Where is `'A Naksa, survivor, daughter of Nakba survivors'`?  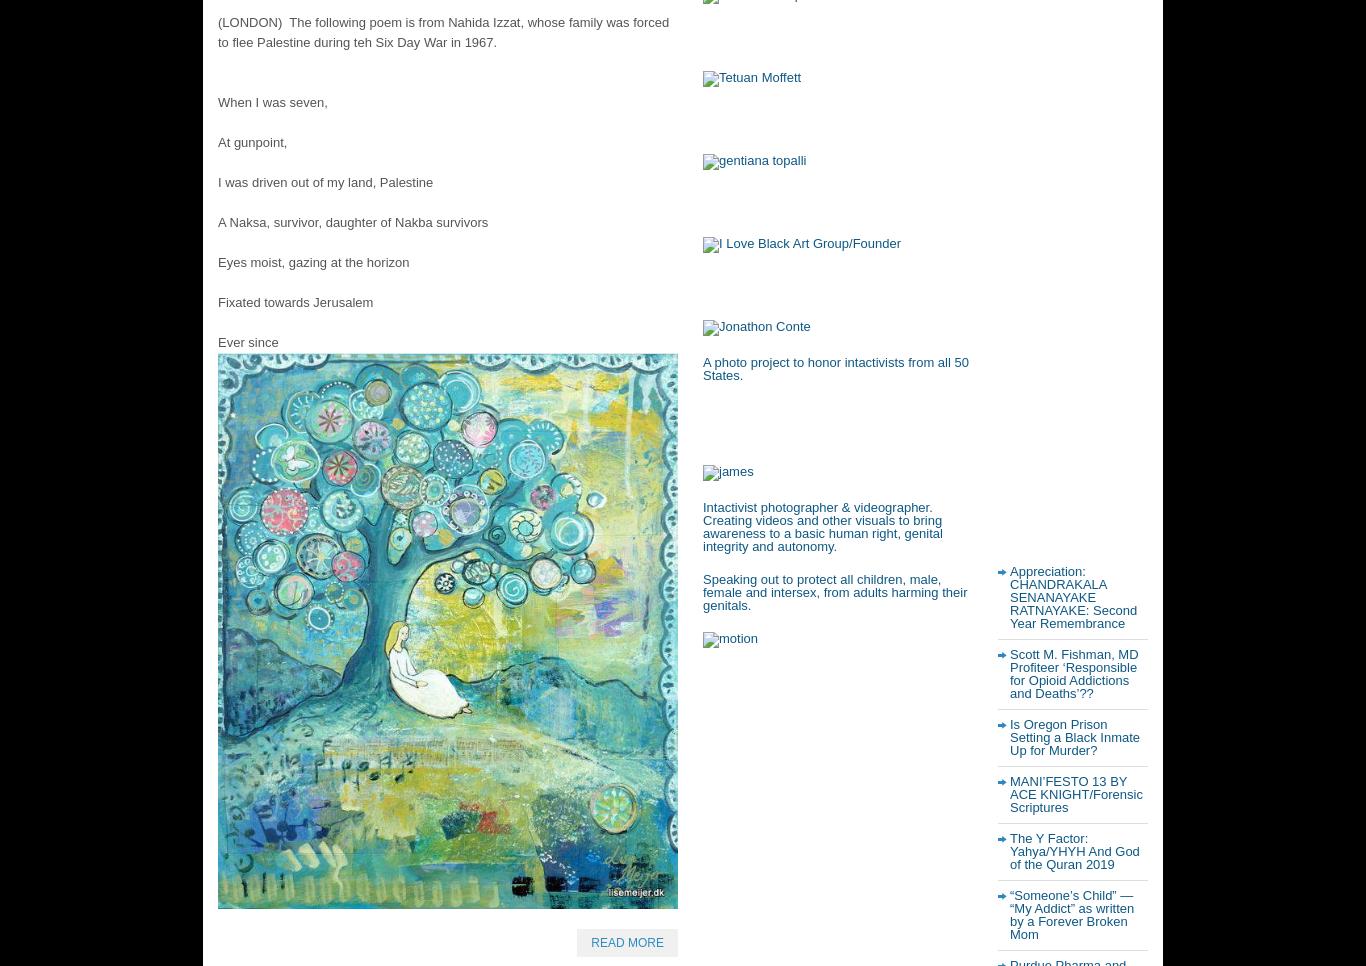 'A Naksa, survivor, daughter of Nakba survivors' is located at coordinates (351, 220).